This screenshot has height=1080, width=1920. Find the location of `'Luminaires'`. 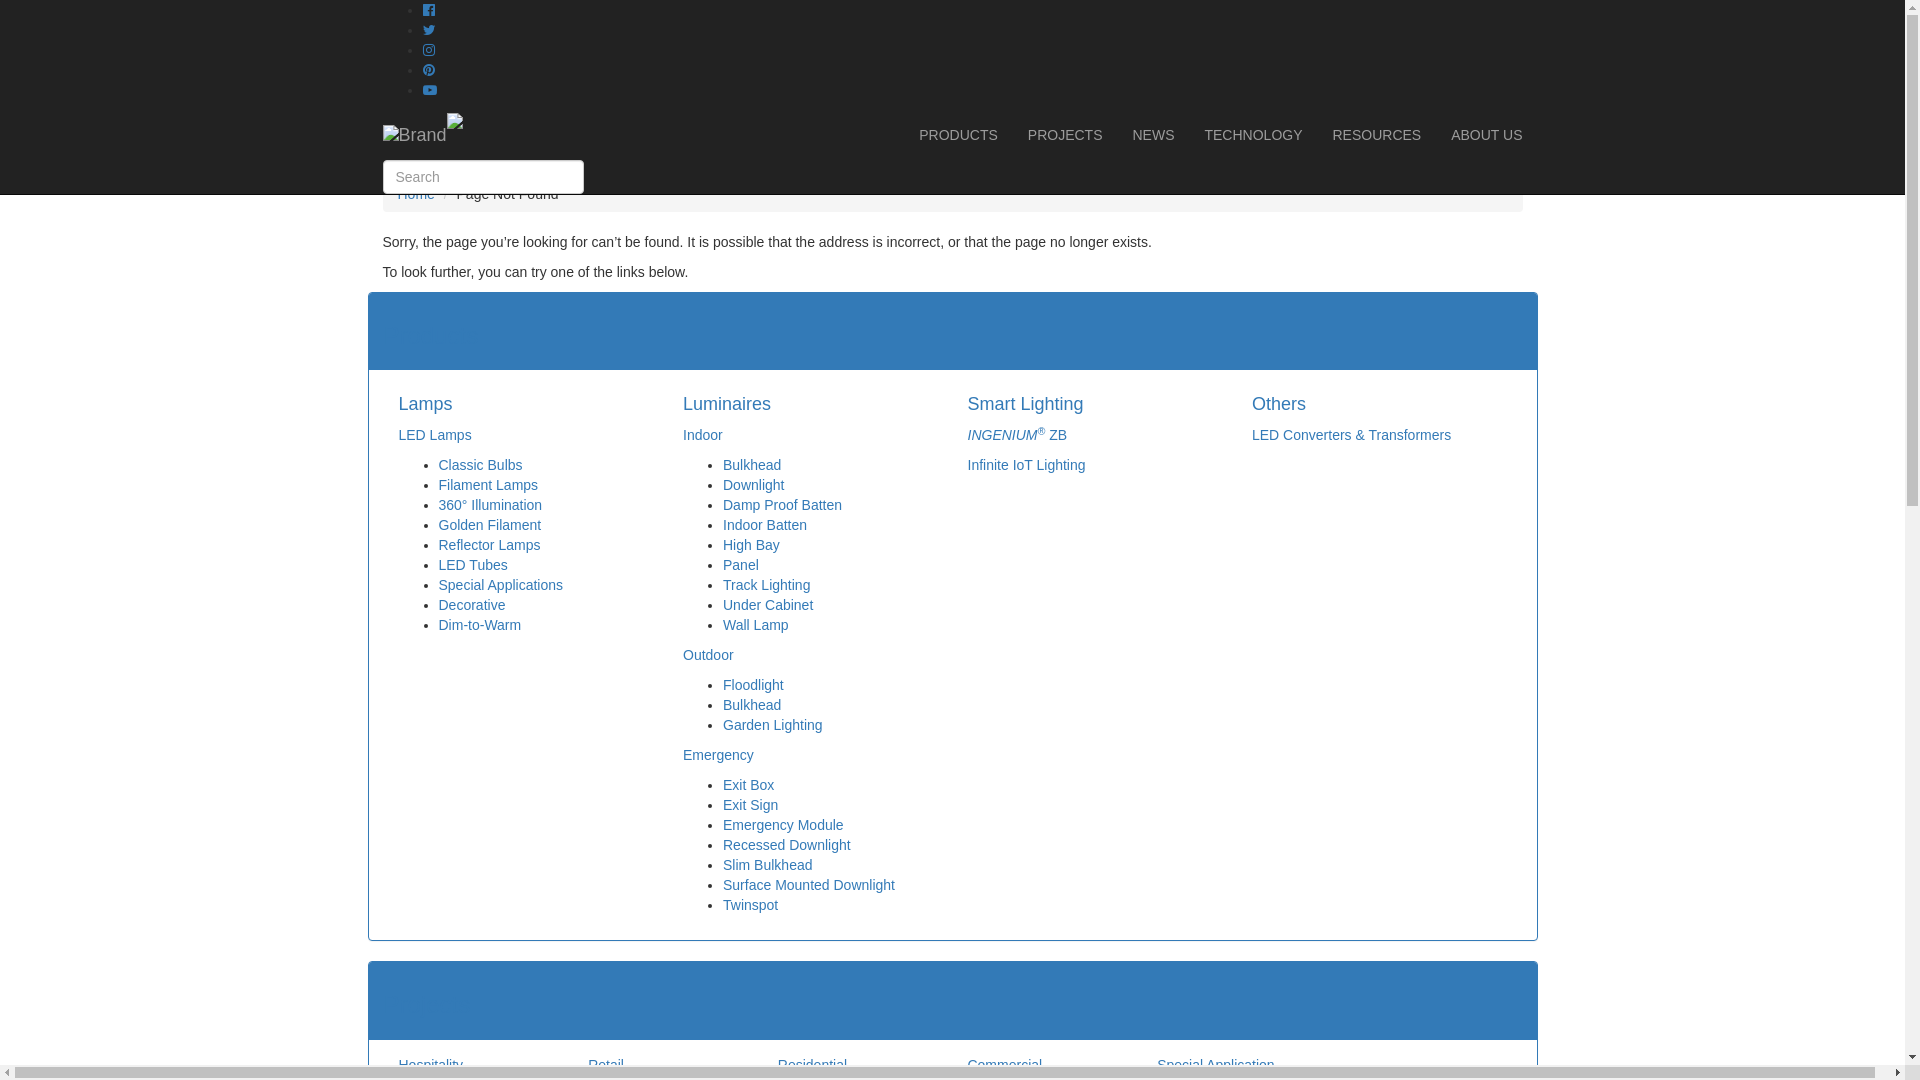

'Luminaires' is located at coordinates (725, 404).